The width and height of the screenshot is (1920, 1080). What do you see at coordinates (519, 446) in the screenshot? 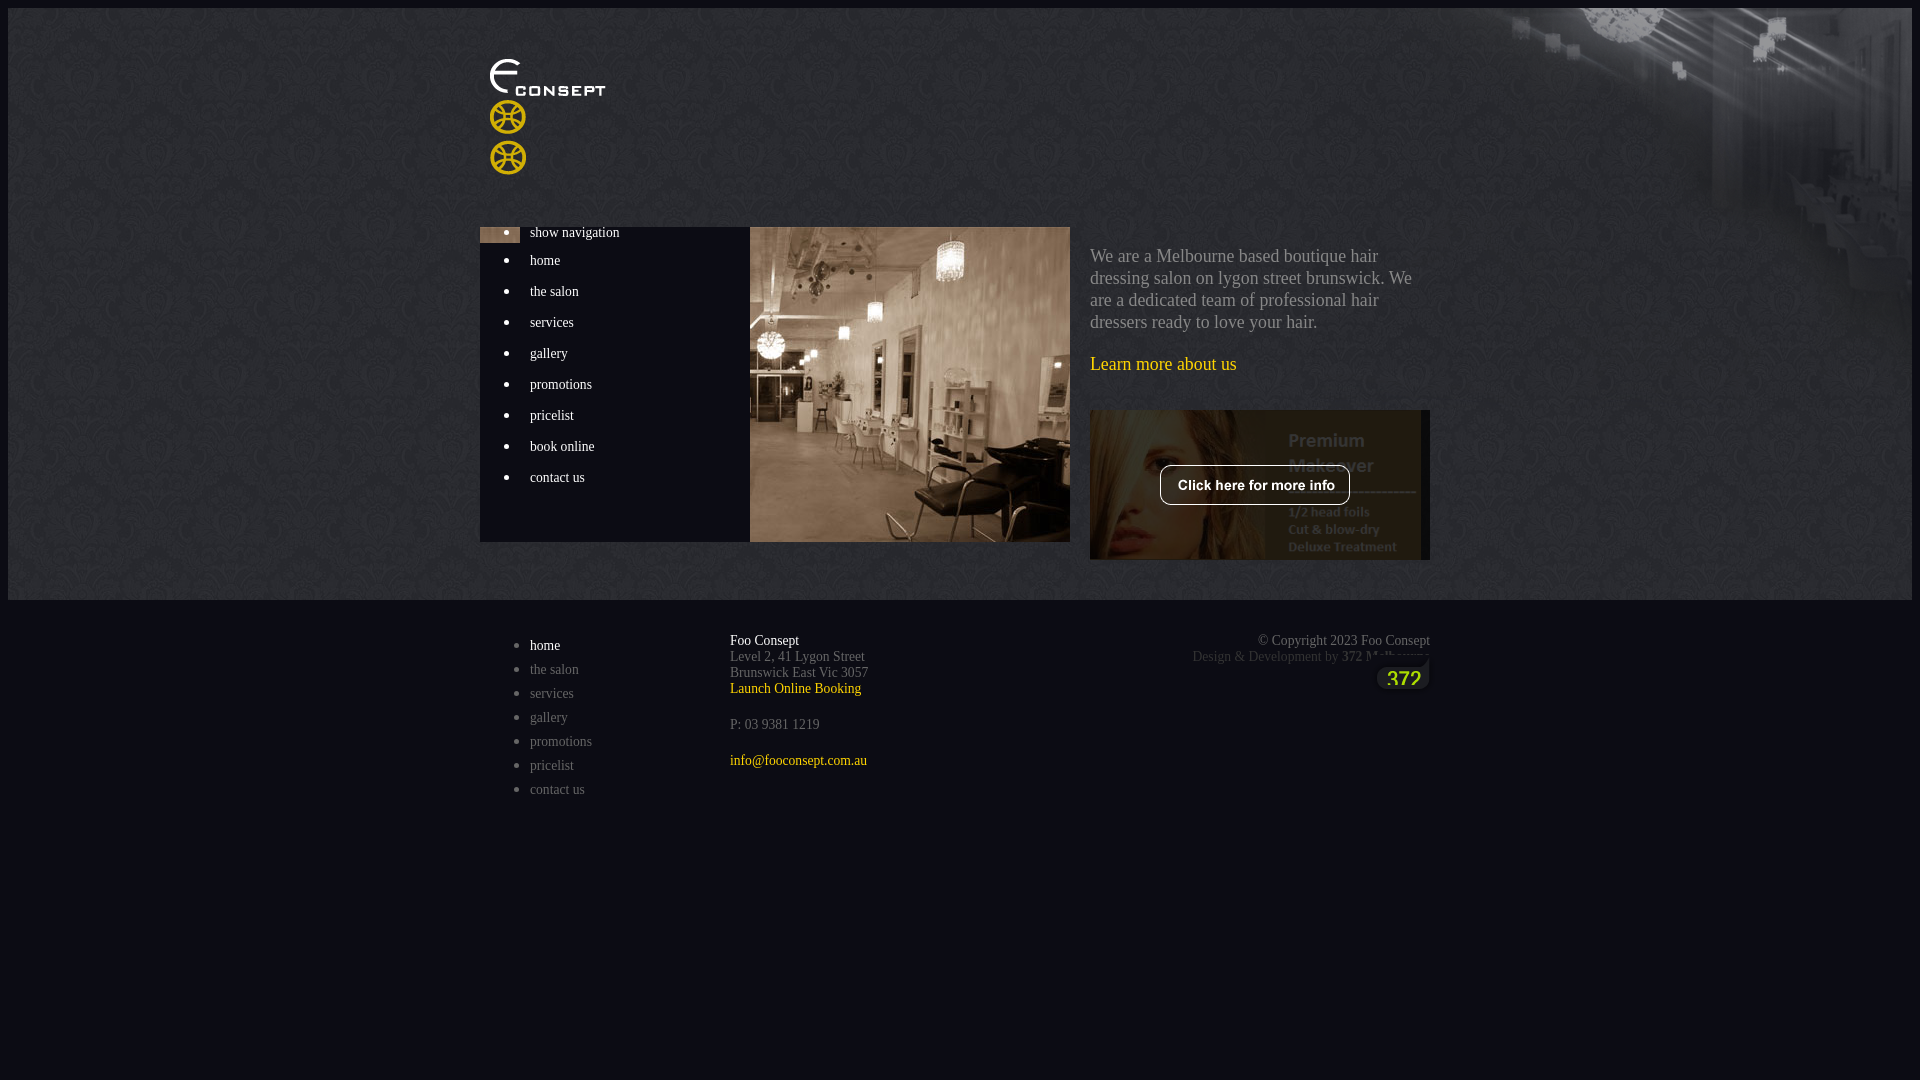
I see `'book online'` at bounding box center [519, 446].